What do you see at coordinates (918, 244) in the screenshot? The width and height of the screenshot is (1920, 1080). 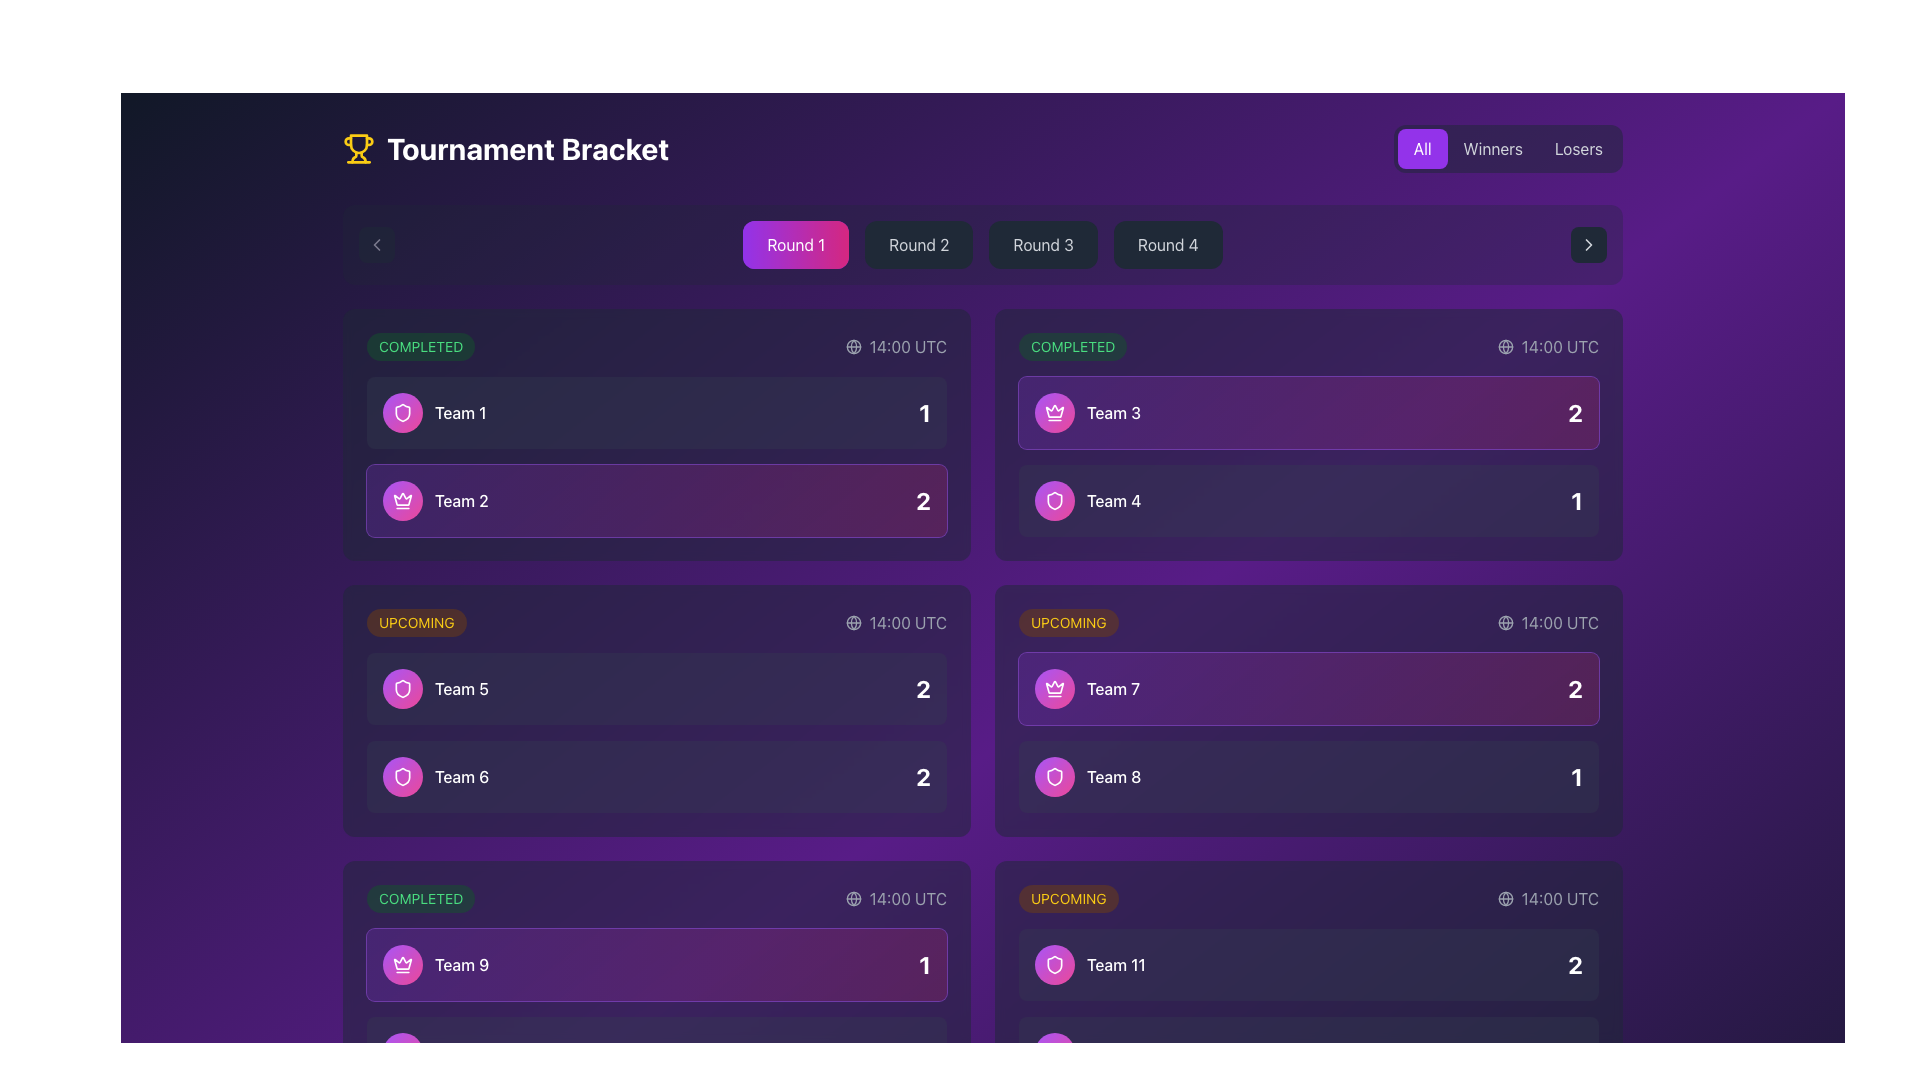 I see `the static text 'Round 2' in the second navigation button of a row of four buttons in the navigation bar` at bounding box center [918, 244].